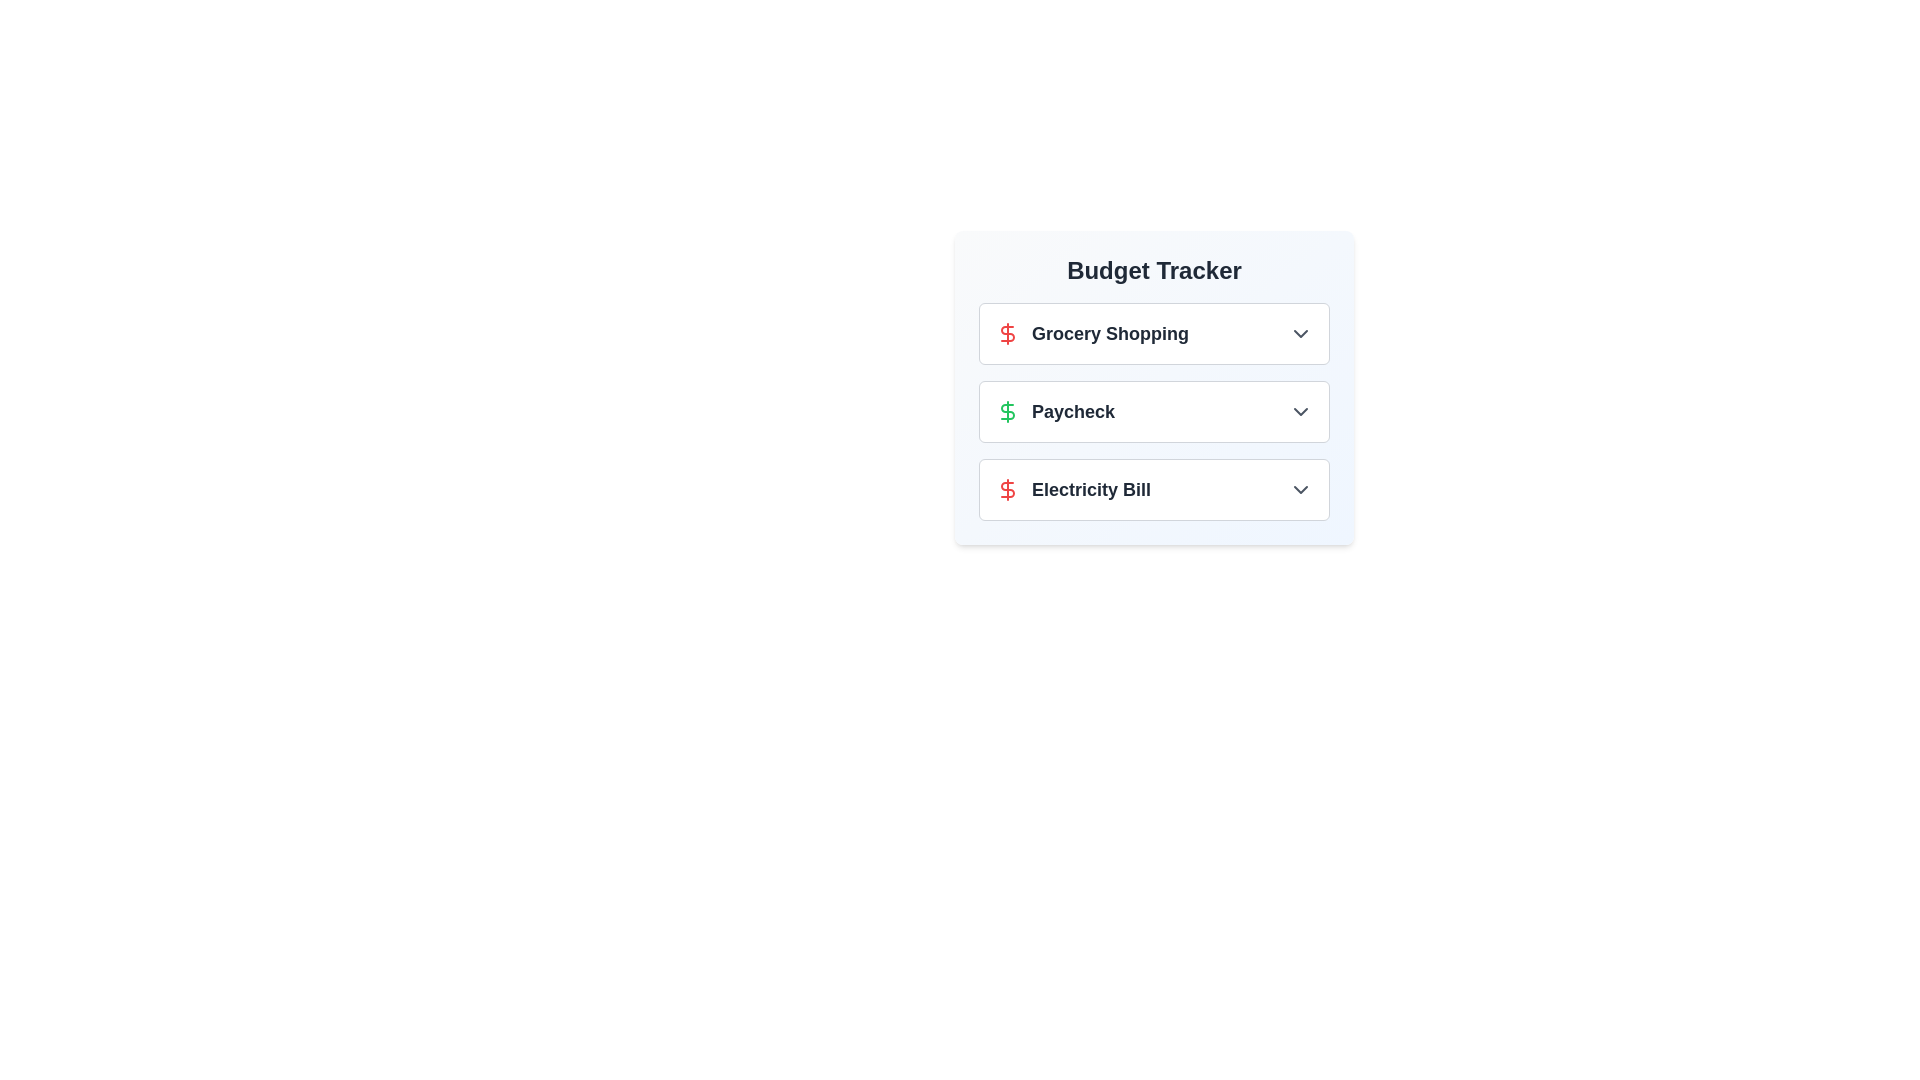 This screenshot has height=1080, width=1920. Describe the element at coordinates (1008, 411) in the screenshot. I see `the icon representing the transaction type for Paycheck` at that location.